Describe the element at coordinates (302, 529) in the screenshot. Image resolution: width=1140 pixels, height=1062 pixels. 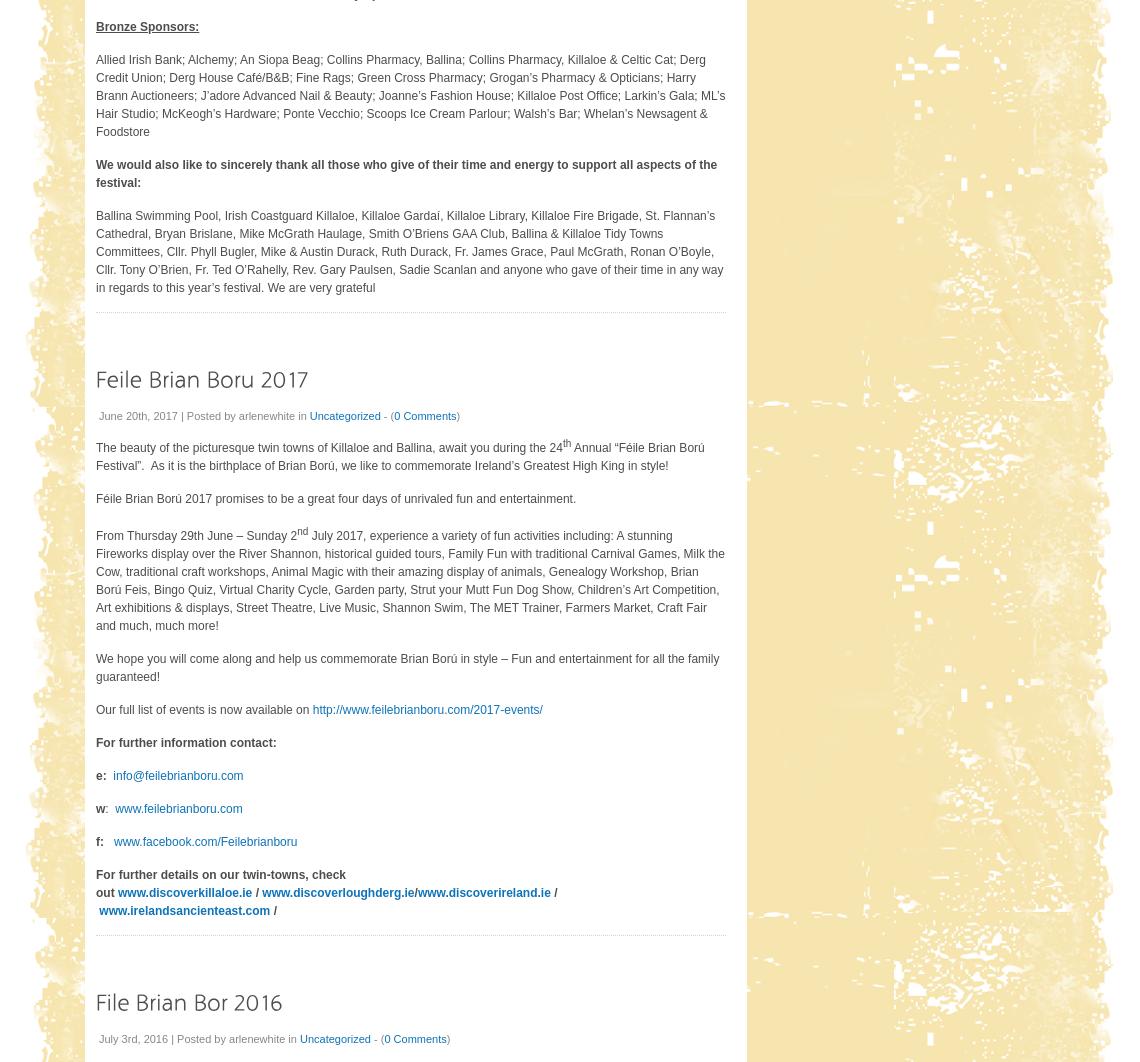
I see `'nd'` at that location.